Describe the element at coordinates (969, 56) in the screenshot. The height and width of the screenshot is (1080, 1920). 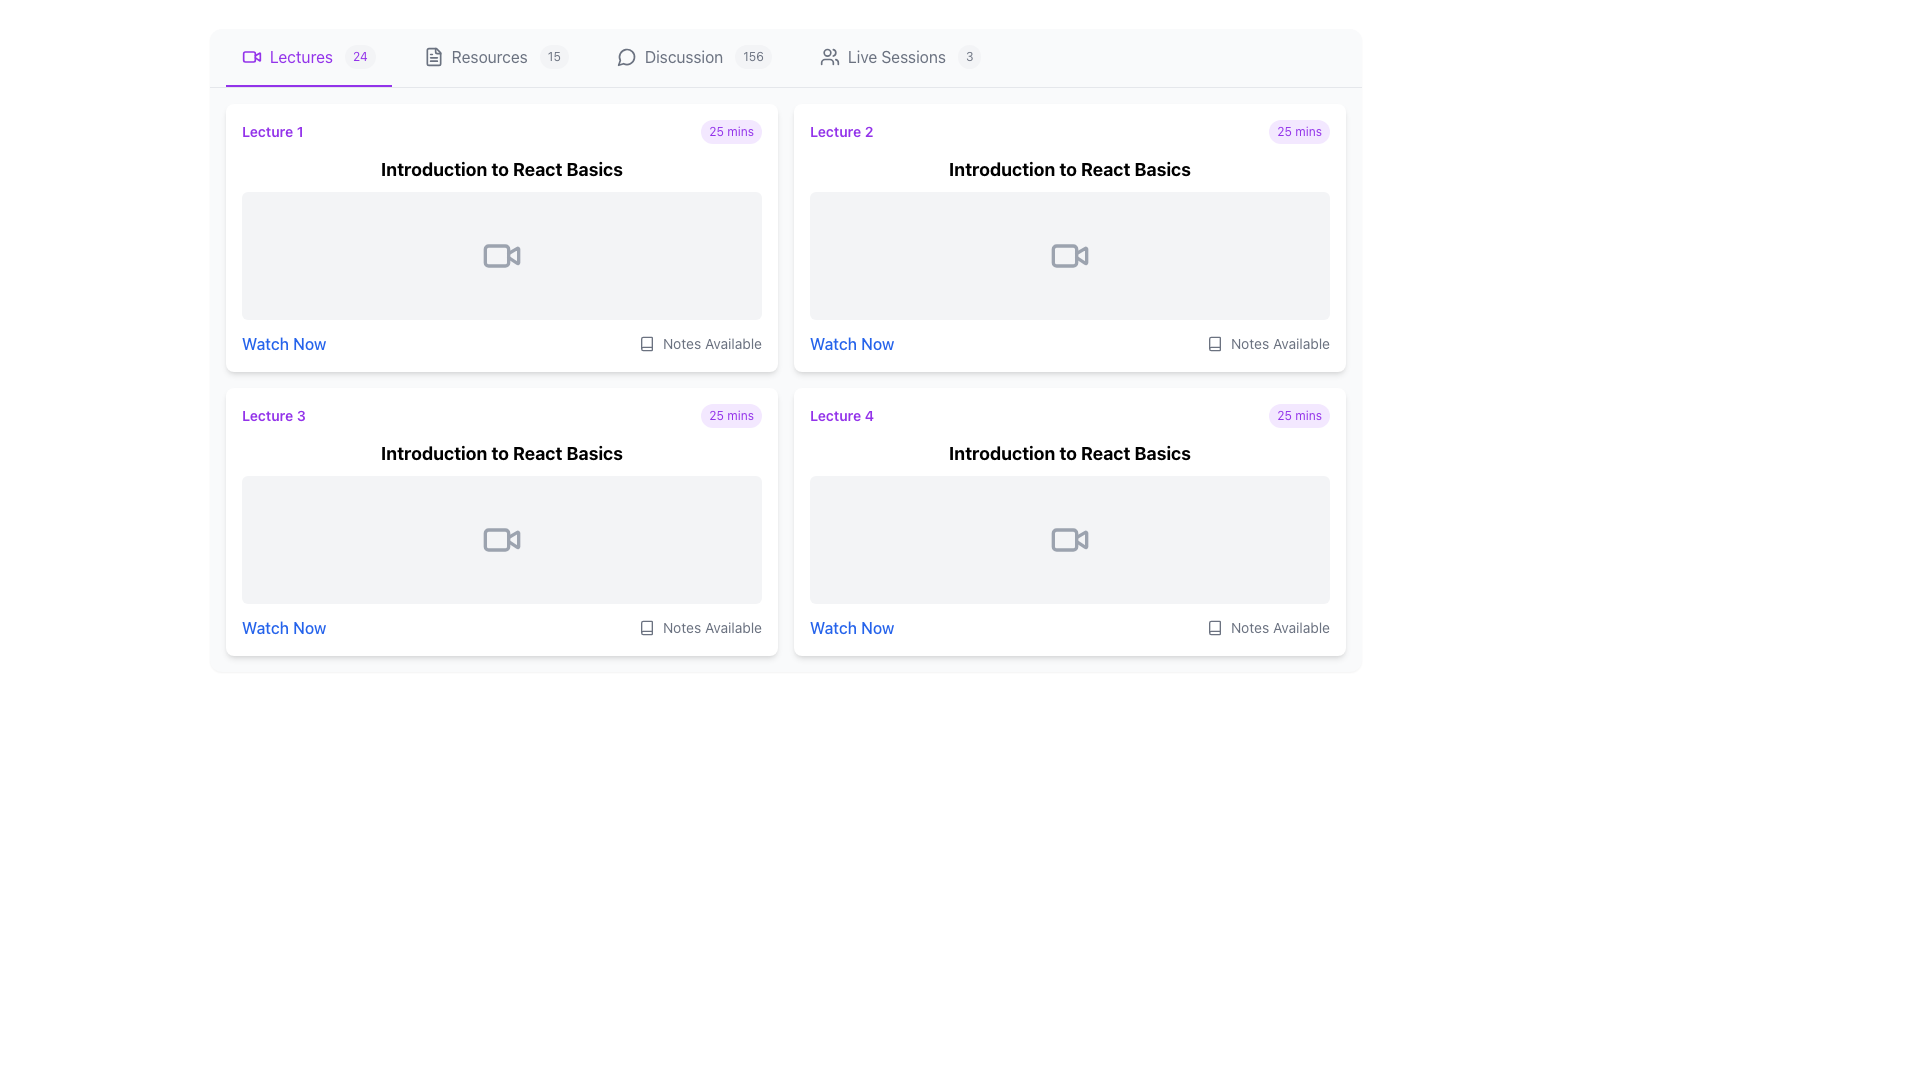
I see `the content of the non-interactive Counter Badge displaying the number '3', located at the far right of the 'Live Sessions' section in the navigation bar` at that location.